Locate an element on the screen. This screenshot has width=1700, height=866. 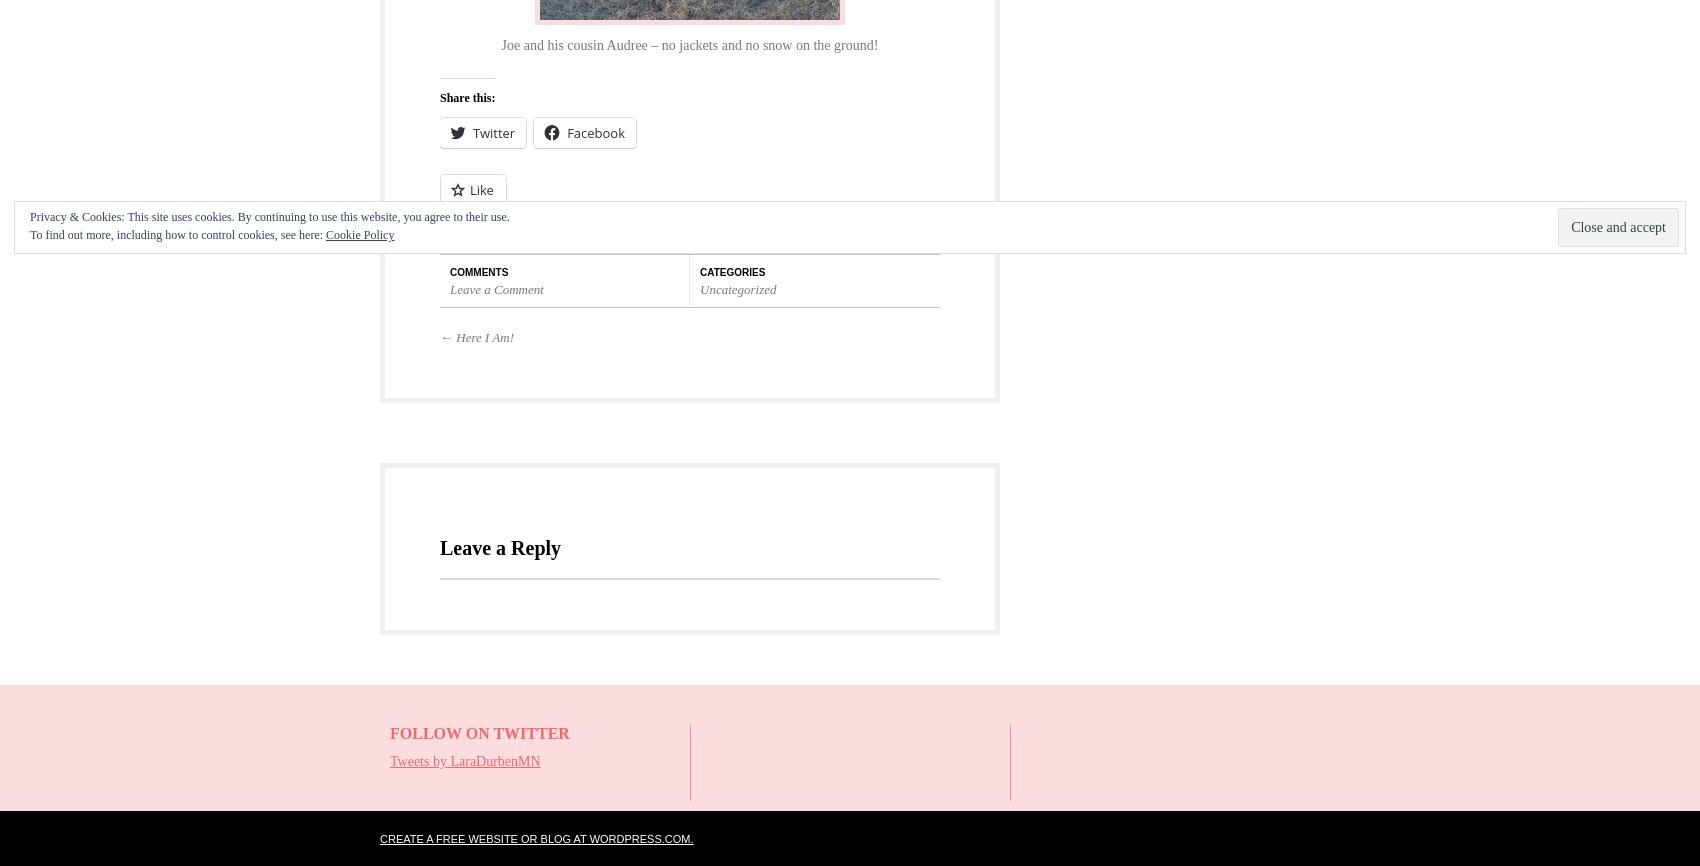
'Share this:' is located at coordinates (467, 98).